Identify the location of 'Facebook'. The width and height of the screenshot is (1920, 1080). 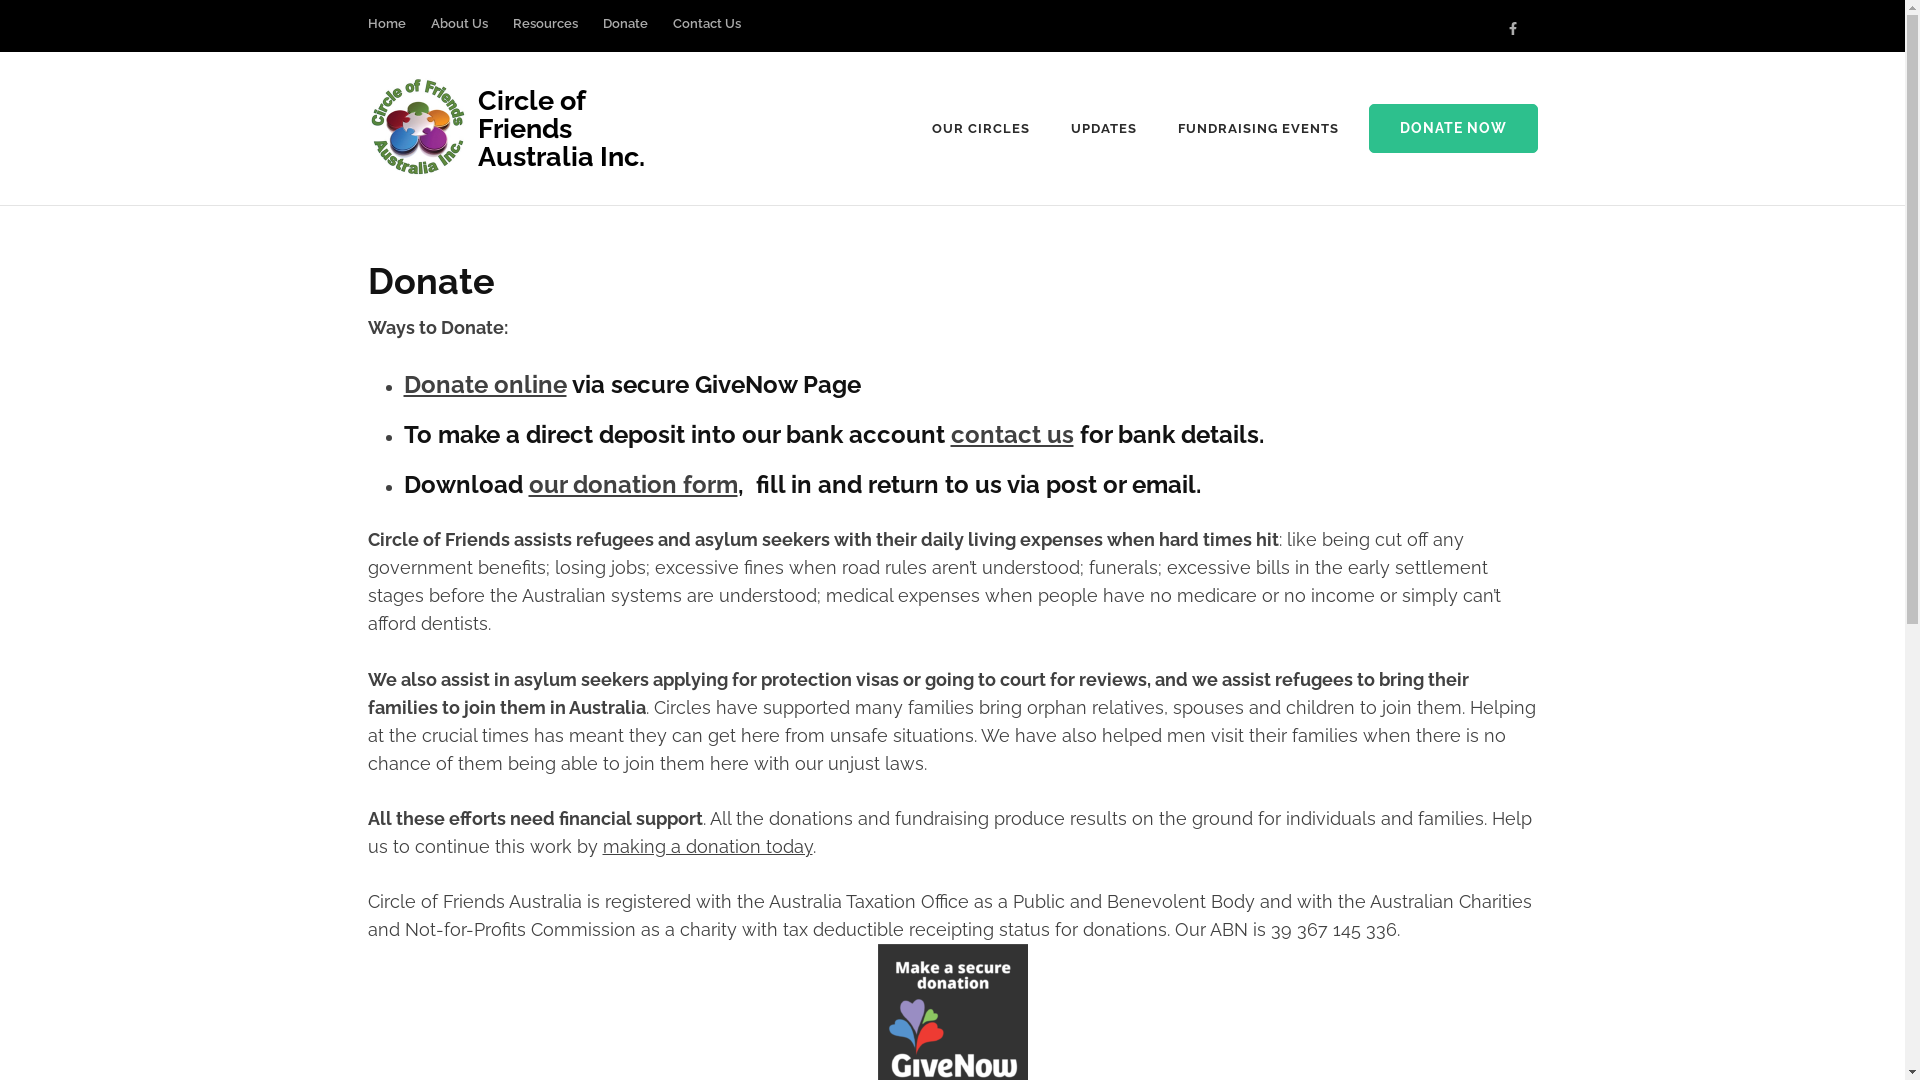
(1508, 28).